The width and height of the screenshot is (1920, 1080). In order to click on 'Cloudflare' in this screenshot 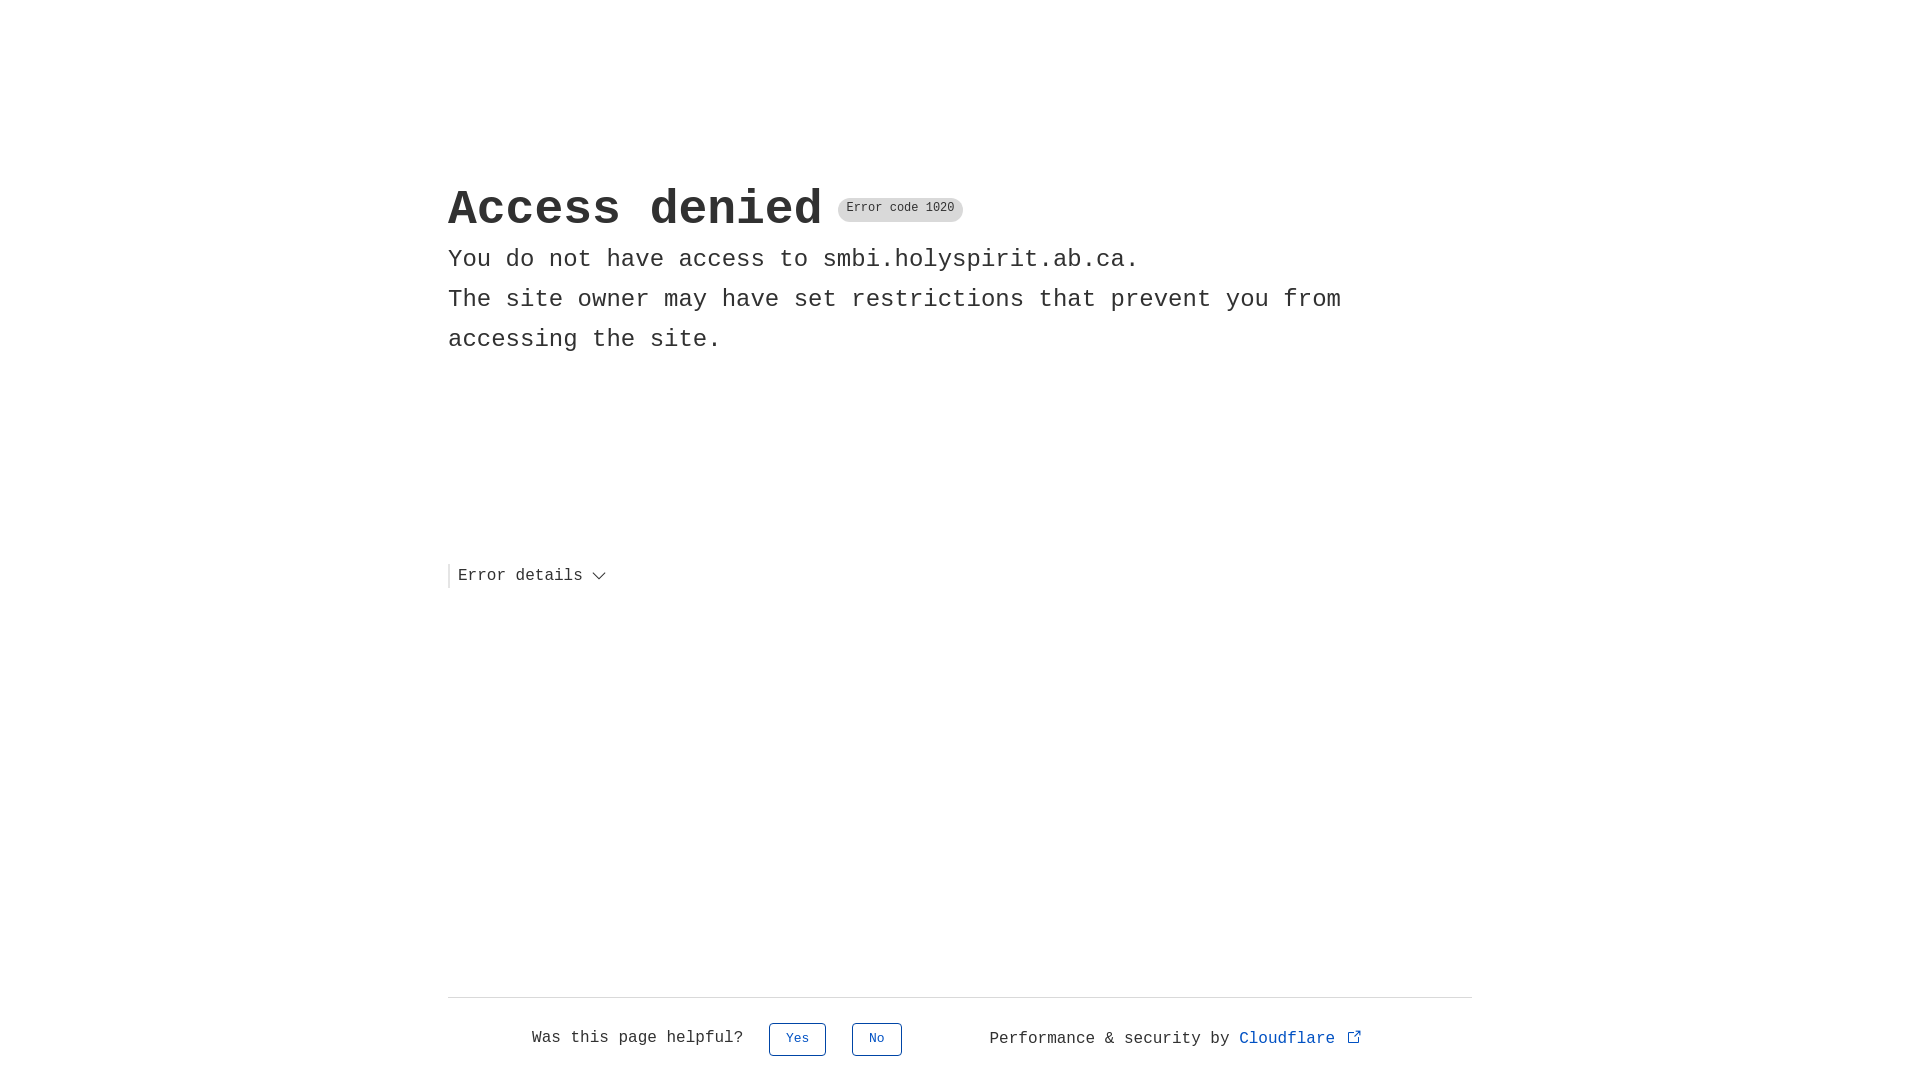, I will do `click(1301, 1037)`.